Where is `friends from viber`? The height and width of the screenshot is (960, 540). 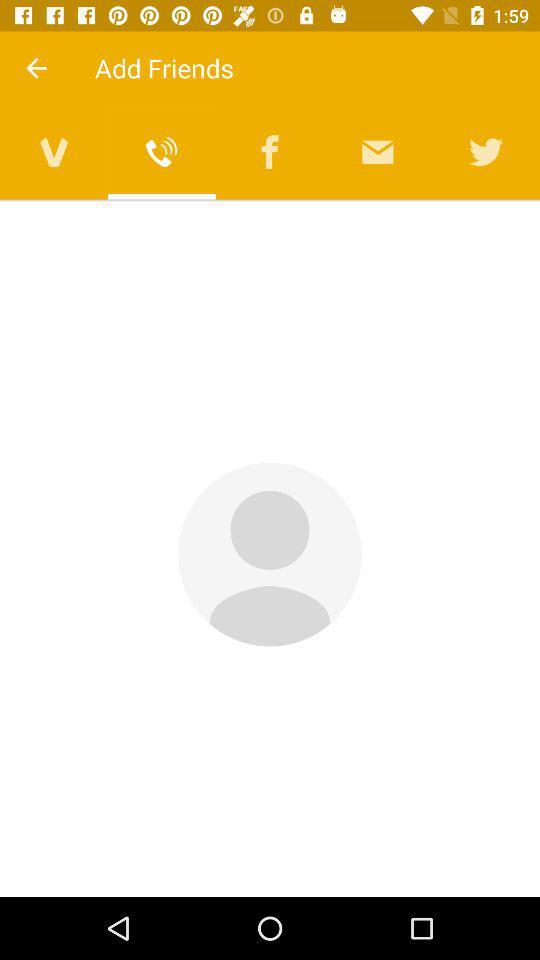
friends from viber is located at coordinates (161, 151).